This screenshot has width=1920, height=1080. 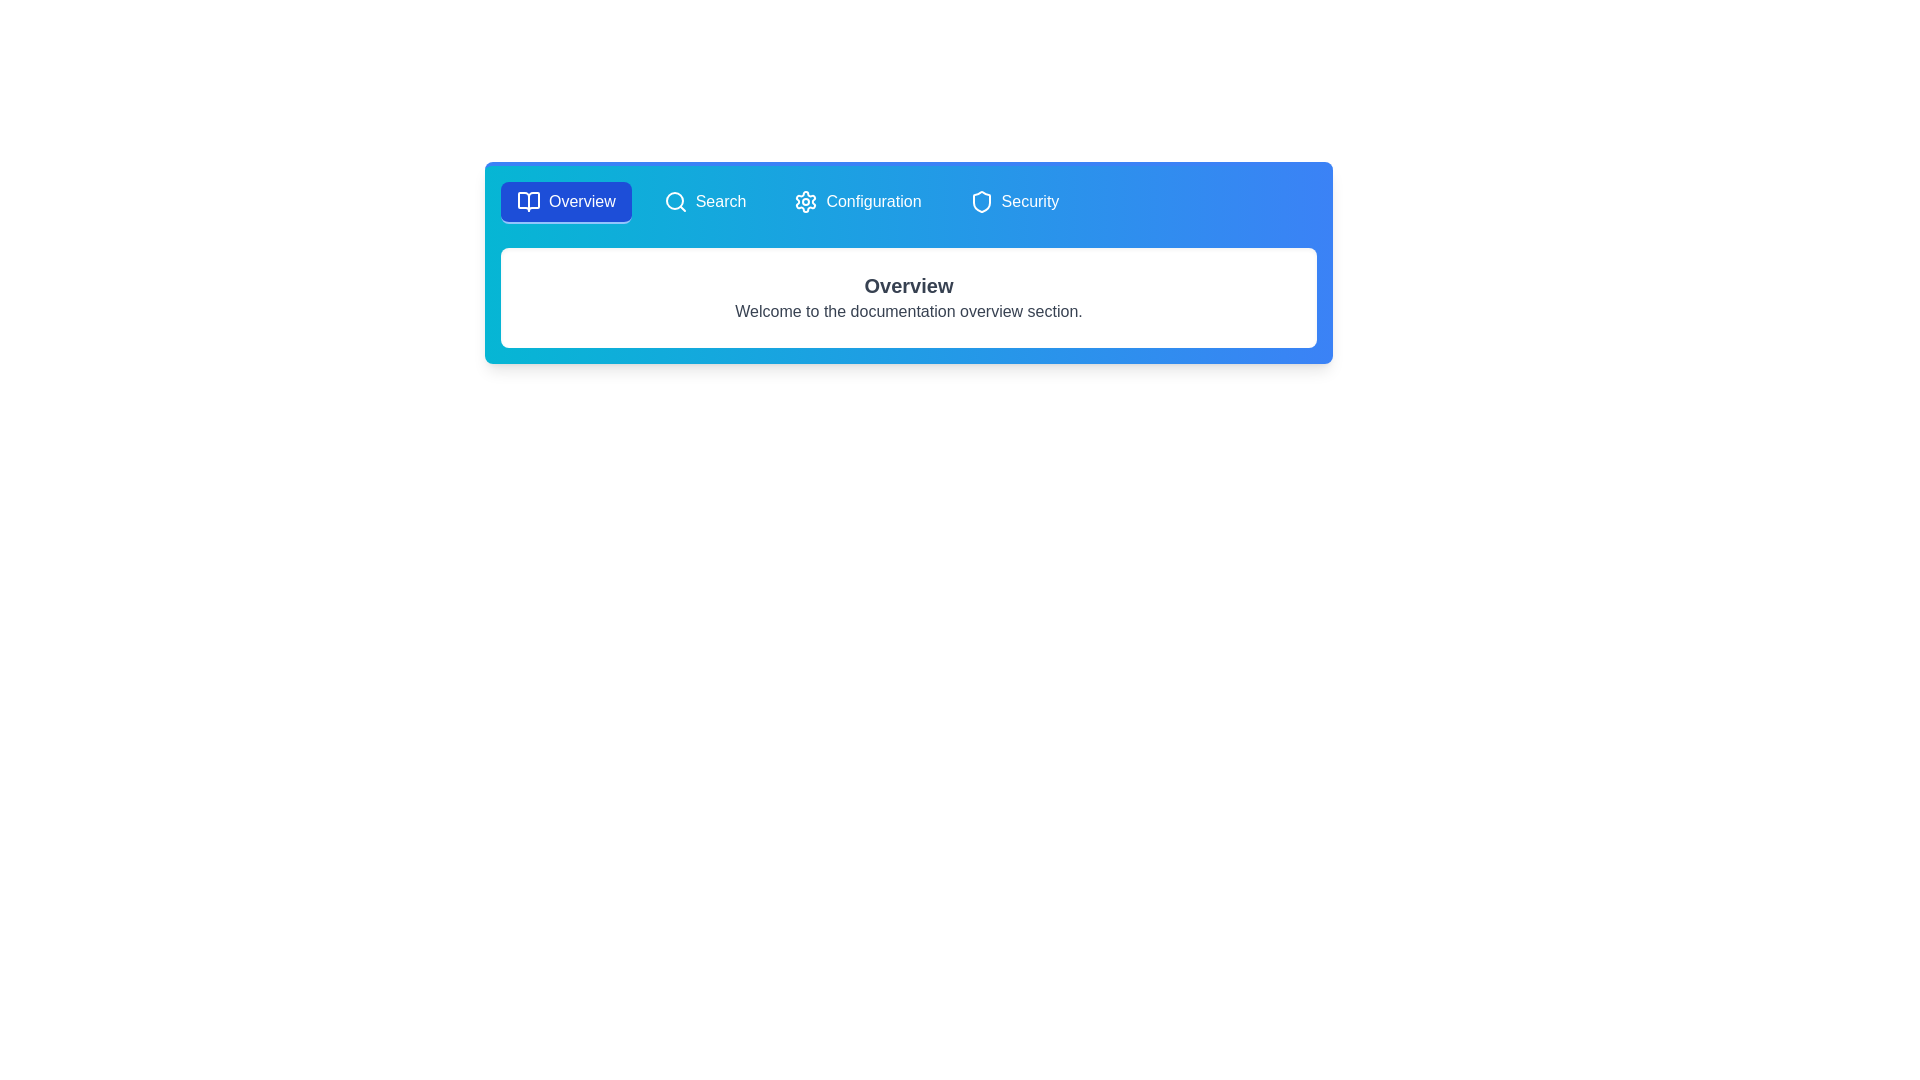 I want to click on the 'Security' navigation button, which is the fourth item in the row of navigation options, to trigger a state change, so click(x=1014, y=203).